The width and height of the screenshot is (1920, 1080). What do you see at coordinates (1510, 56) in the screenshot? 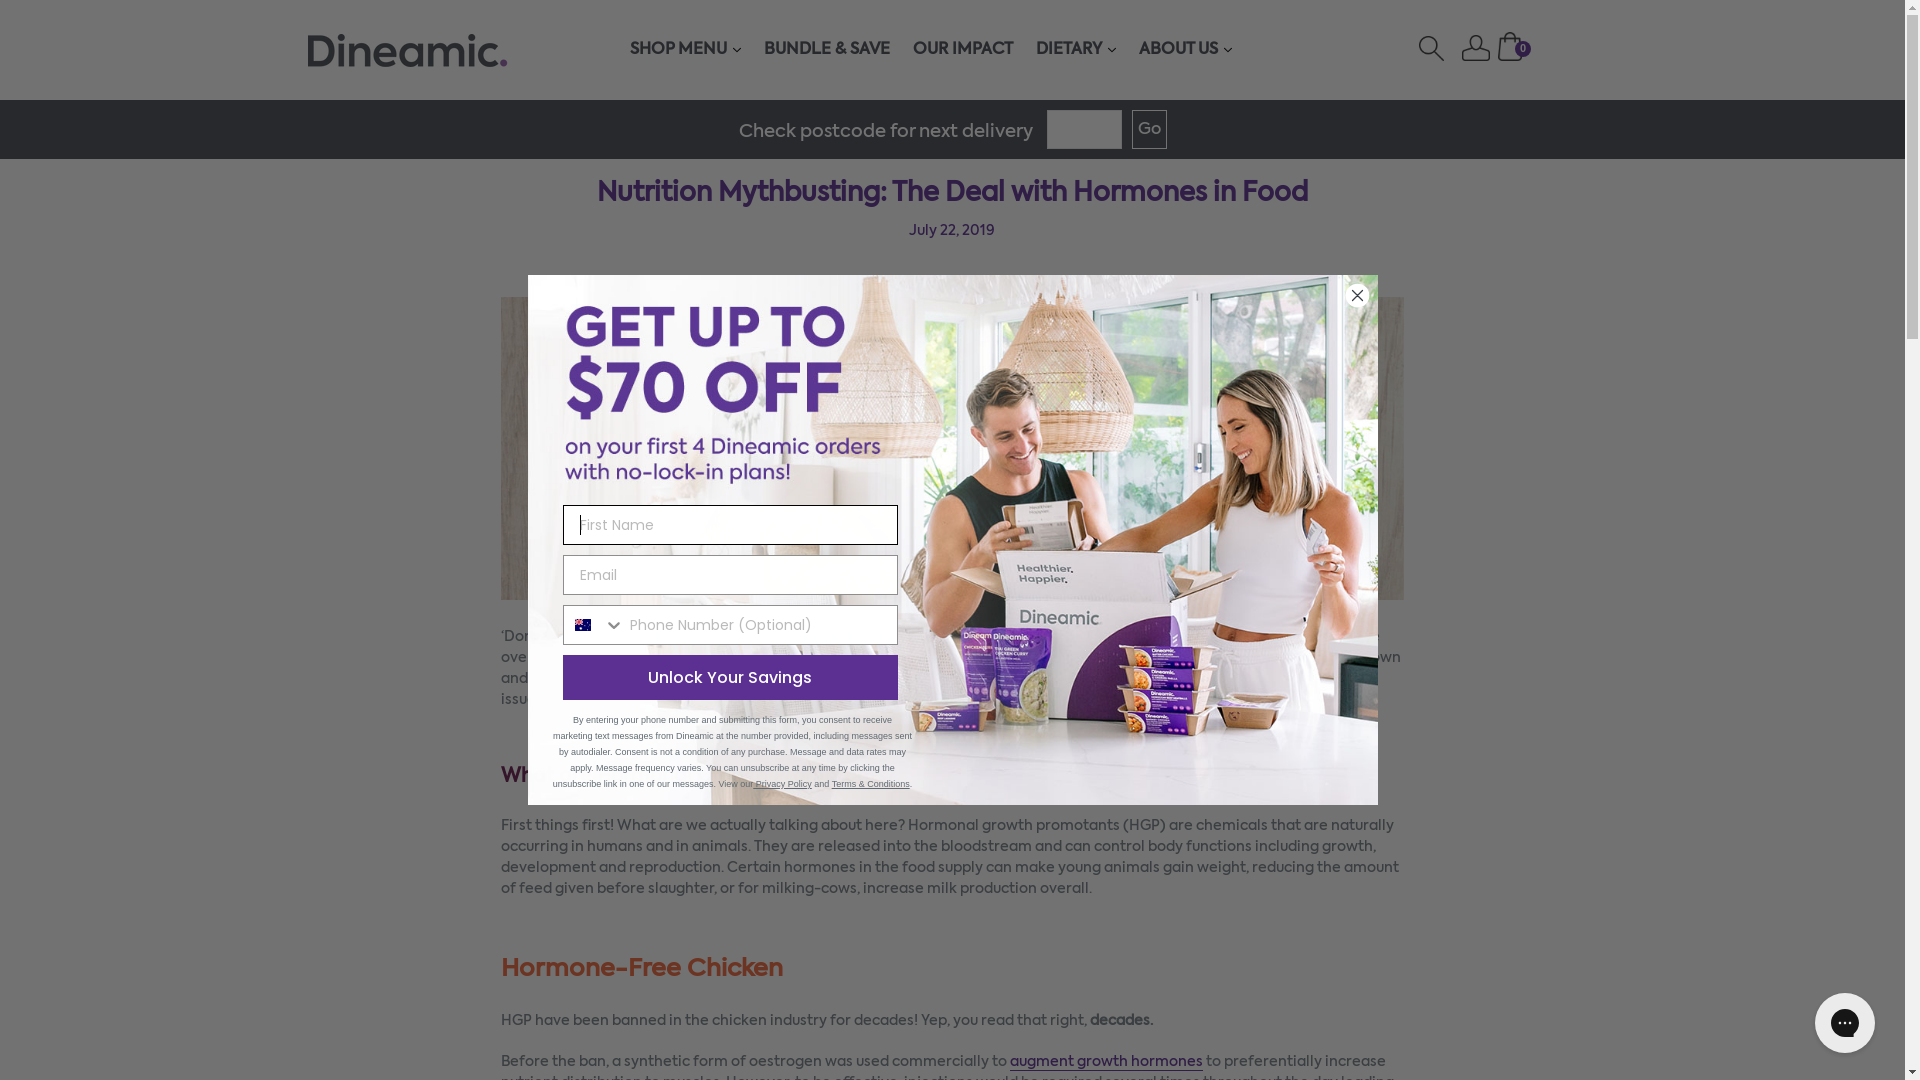
I see `'Cart` at bounding box center [1510, 56].